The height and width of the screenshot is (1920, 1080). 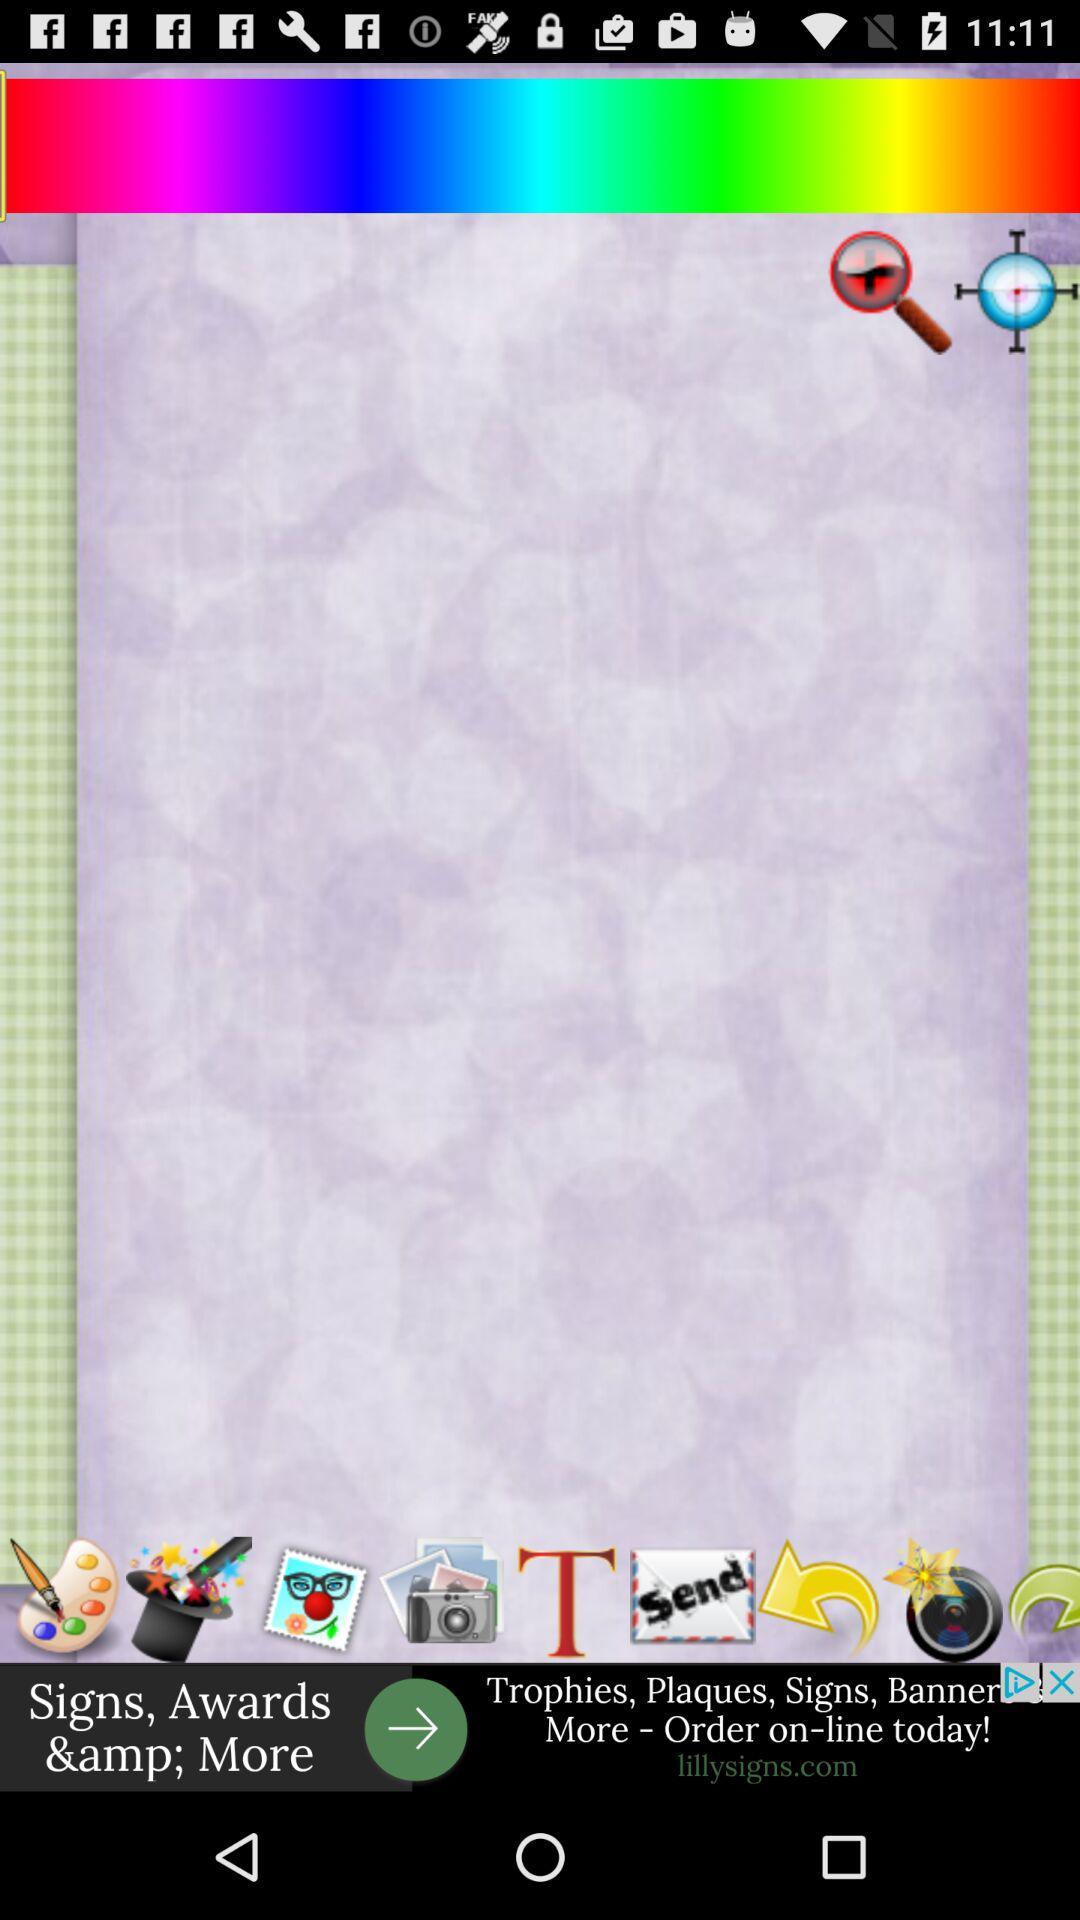 What do you see at coordinates (567, 1711) in the screenshot?
I see `the font icon` at bounding box center [567, 1711].